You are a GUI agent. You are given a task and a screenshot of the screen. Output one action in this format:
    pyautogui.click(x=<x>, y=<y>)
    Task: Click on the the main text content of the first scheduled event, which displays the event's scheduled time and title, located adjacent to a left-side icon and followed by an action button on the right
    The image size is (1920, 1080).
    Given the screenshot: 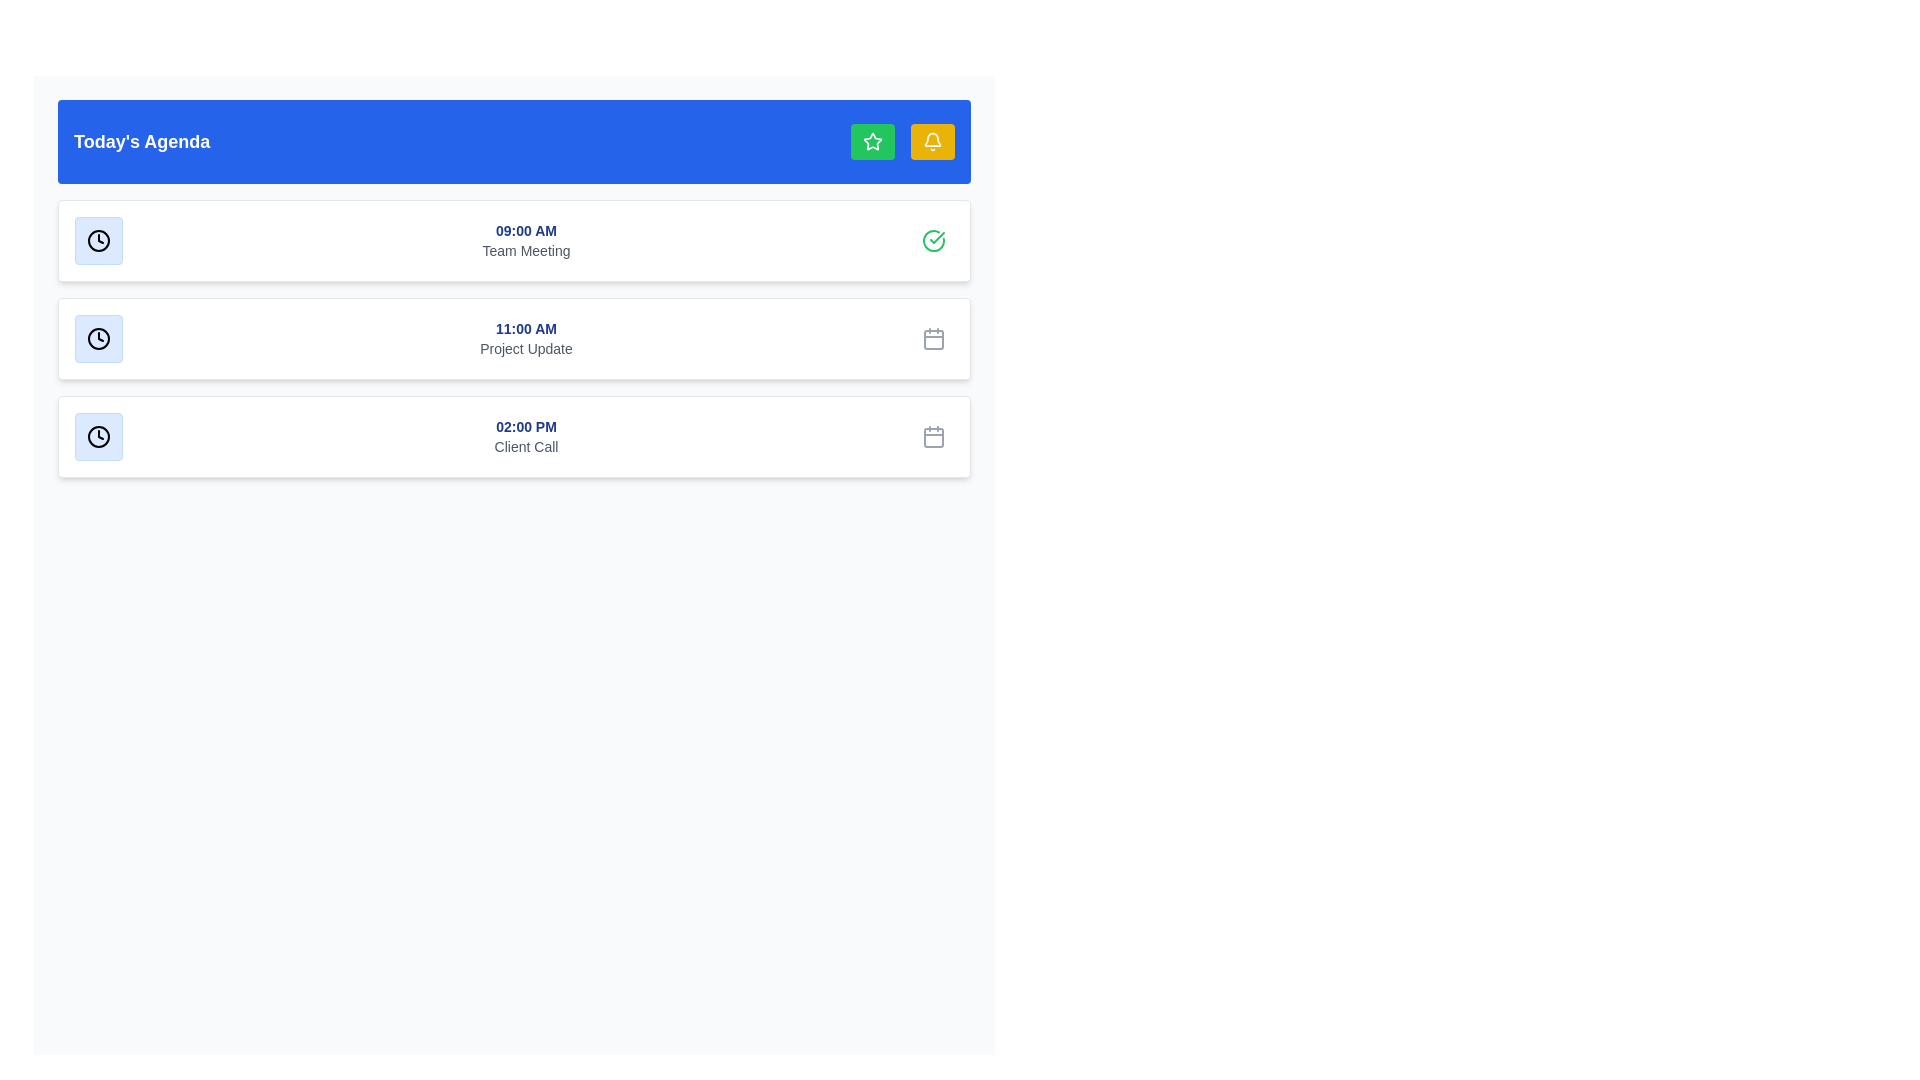 What is the action you would take?
    pyautogui.click(x=526, y=239)
    